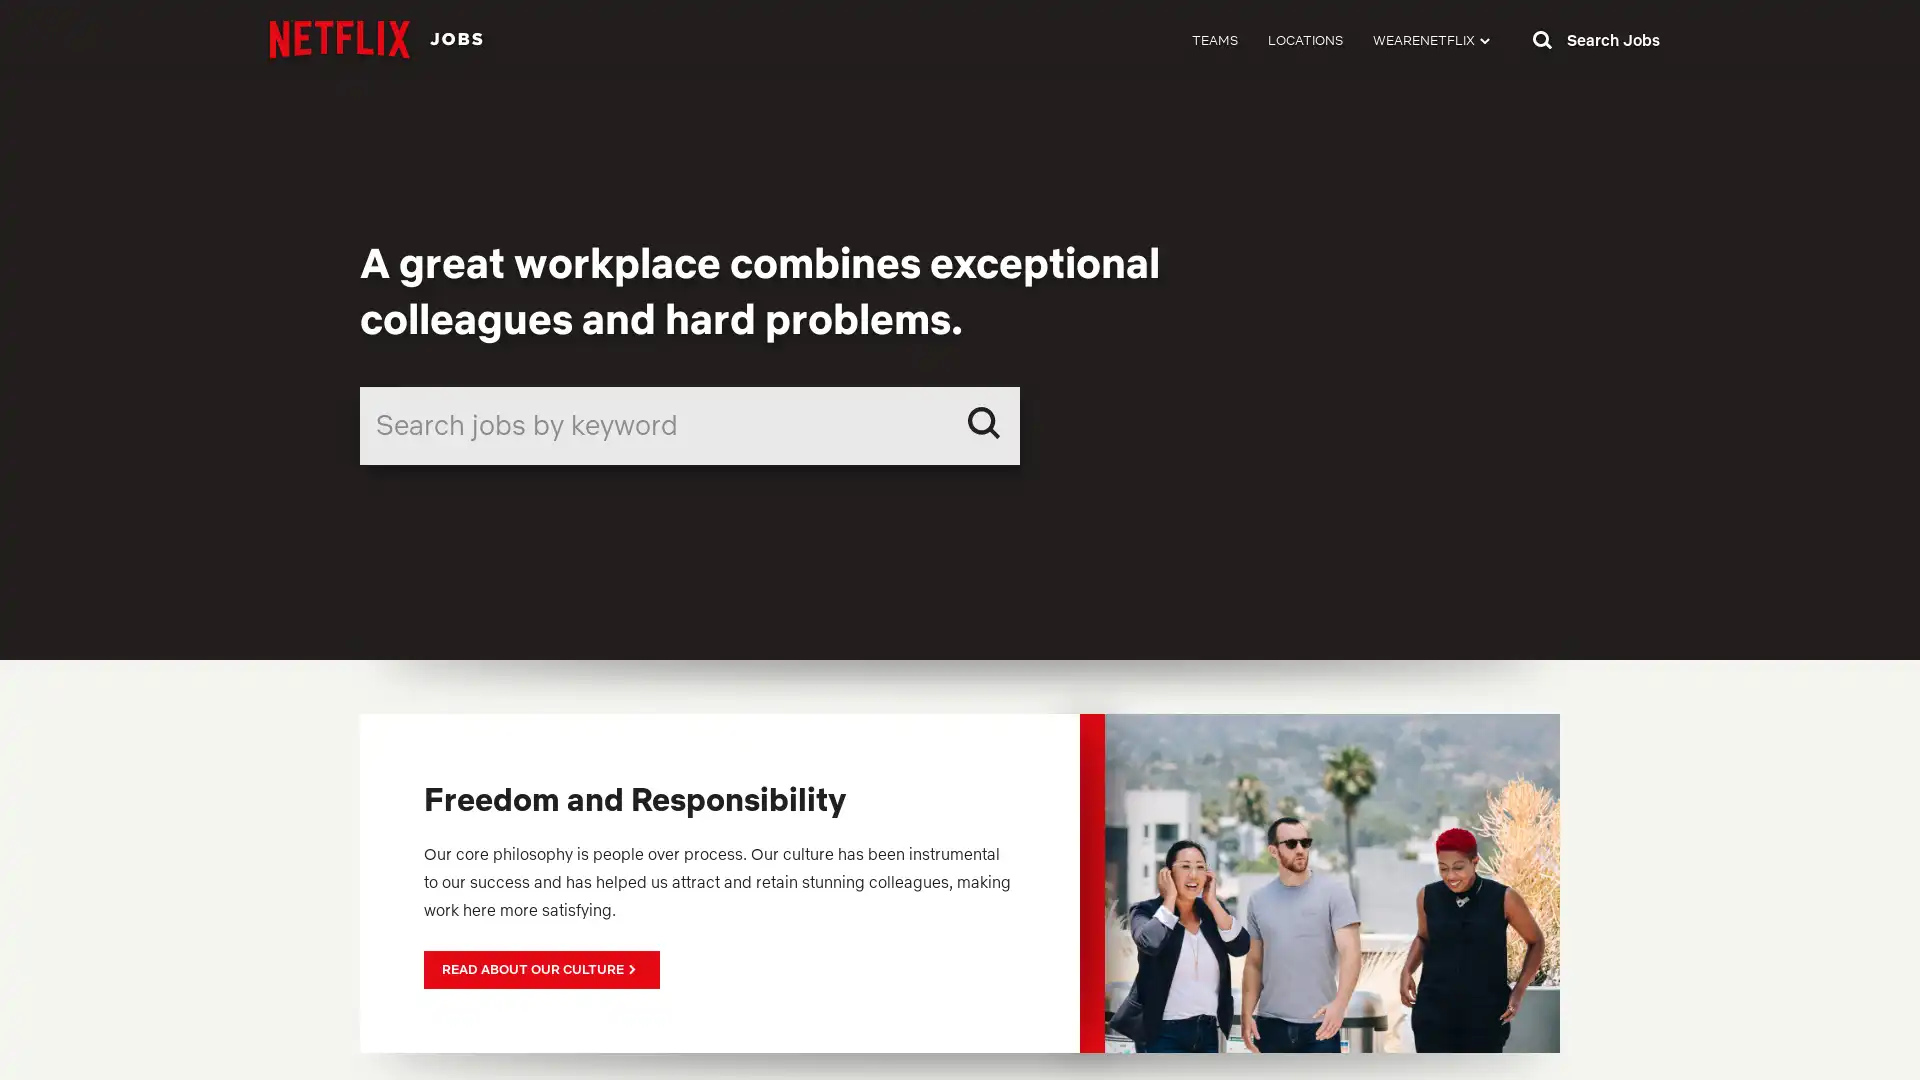 The image size is (1920, 1080). Describe the element at coordinates (983, 422) in the screenshot. I see `Search Submit` at that location.